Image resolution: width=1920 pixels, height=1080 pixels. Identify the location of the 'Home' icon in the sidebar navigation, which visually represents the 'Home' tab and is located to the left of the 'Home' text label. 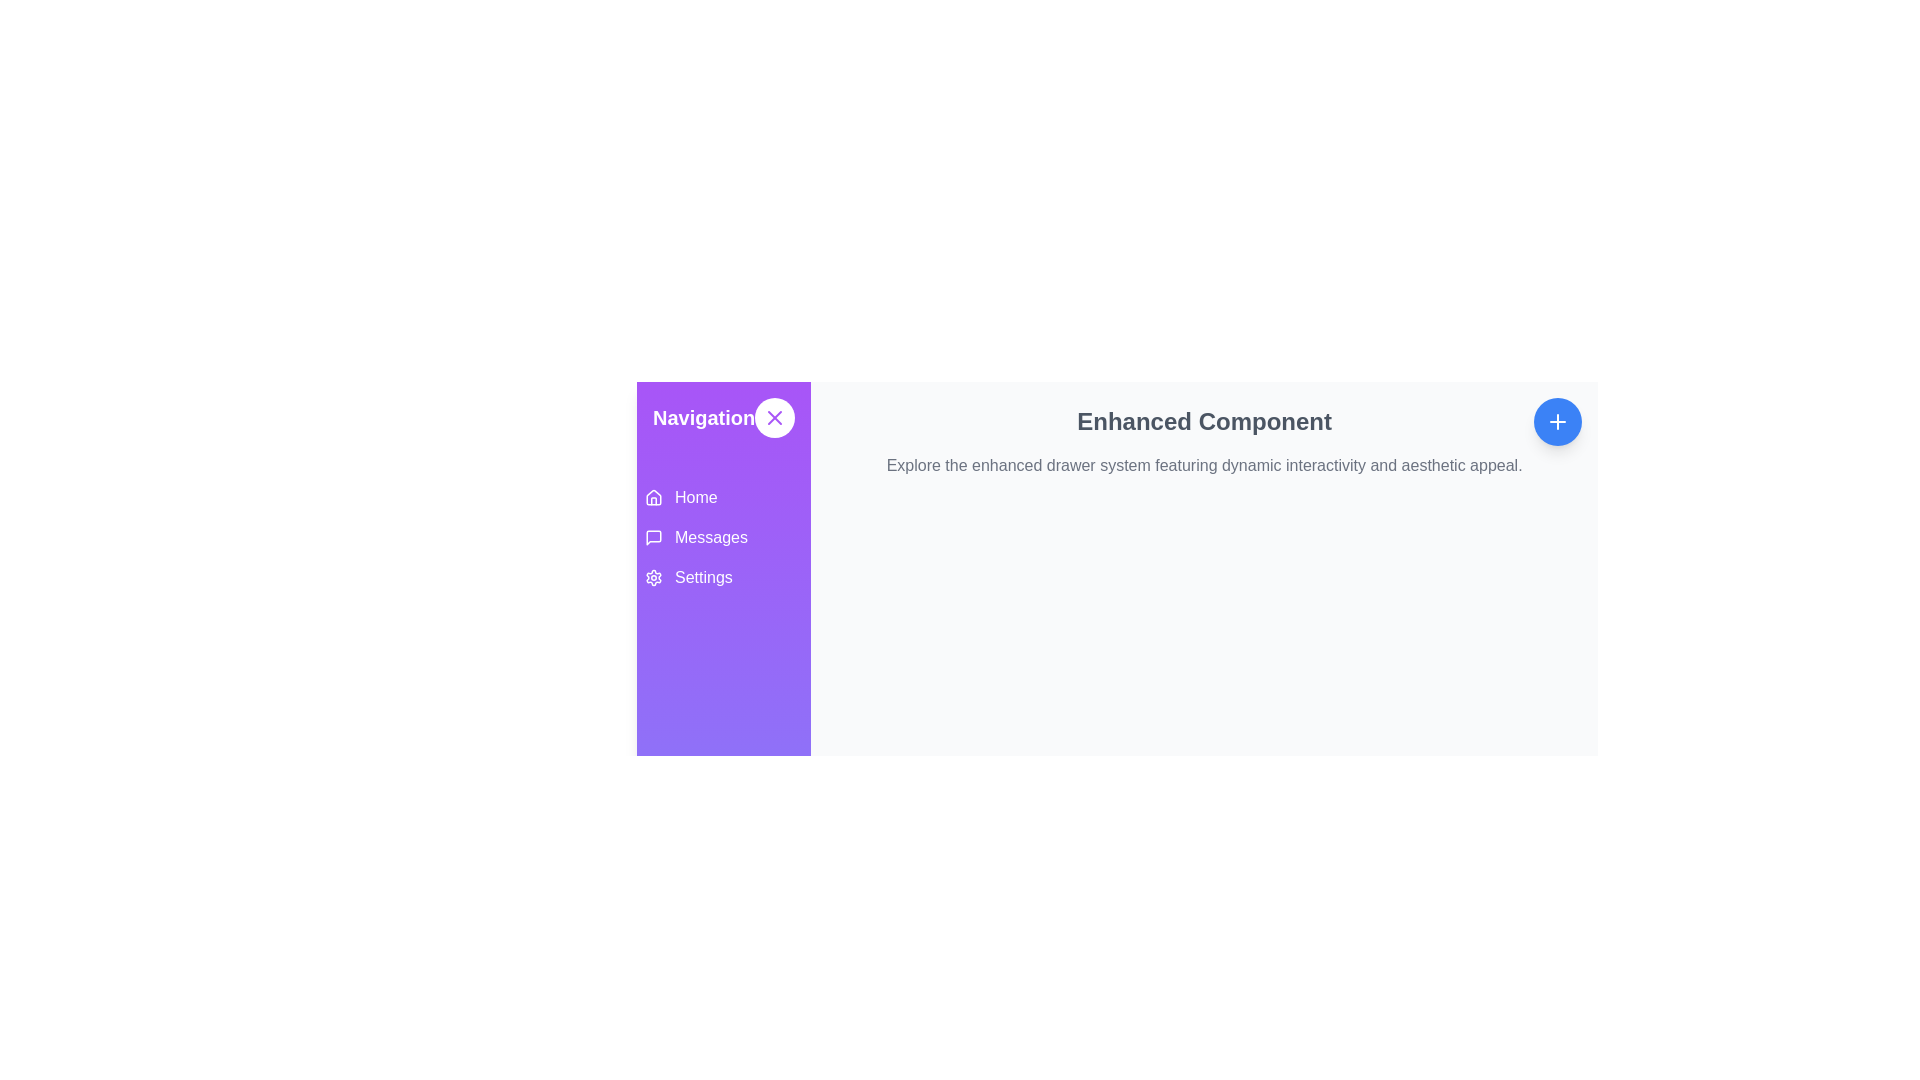
(653, 496).